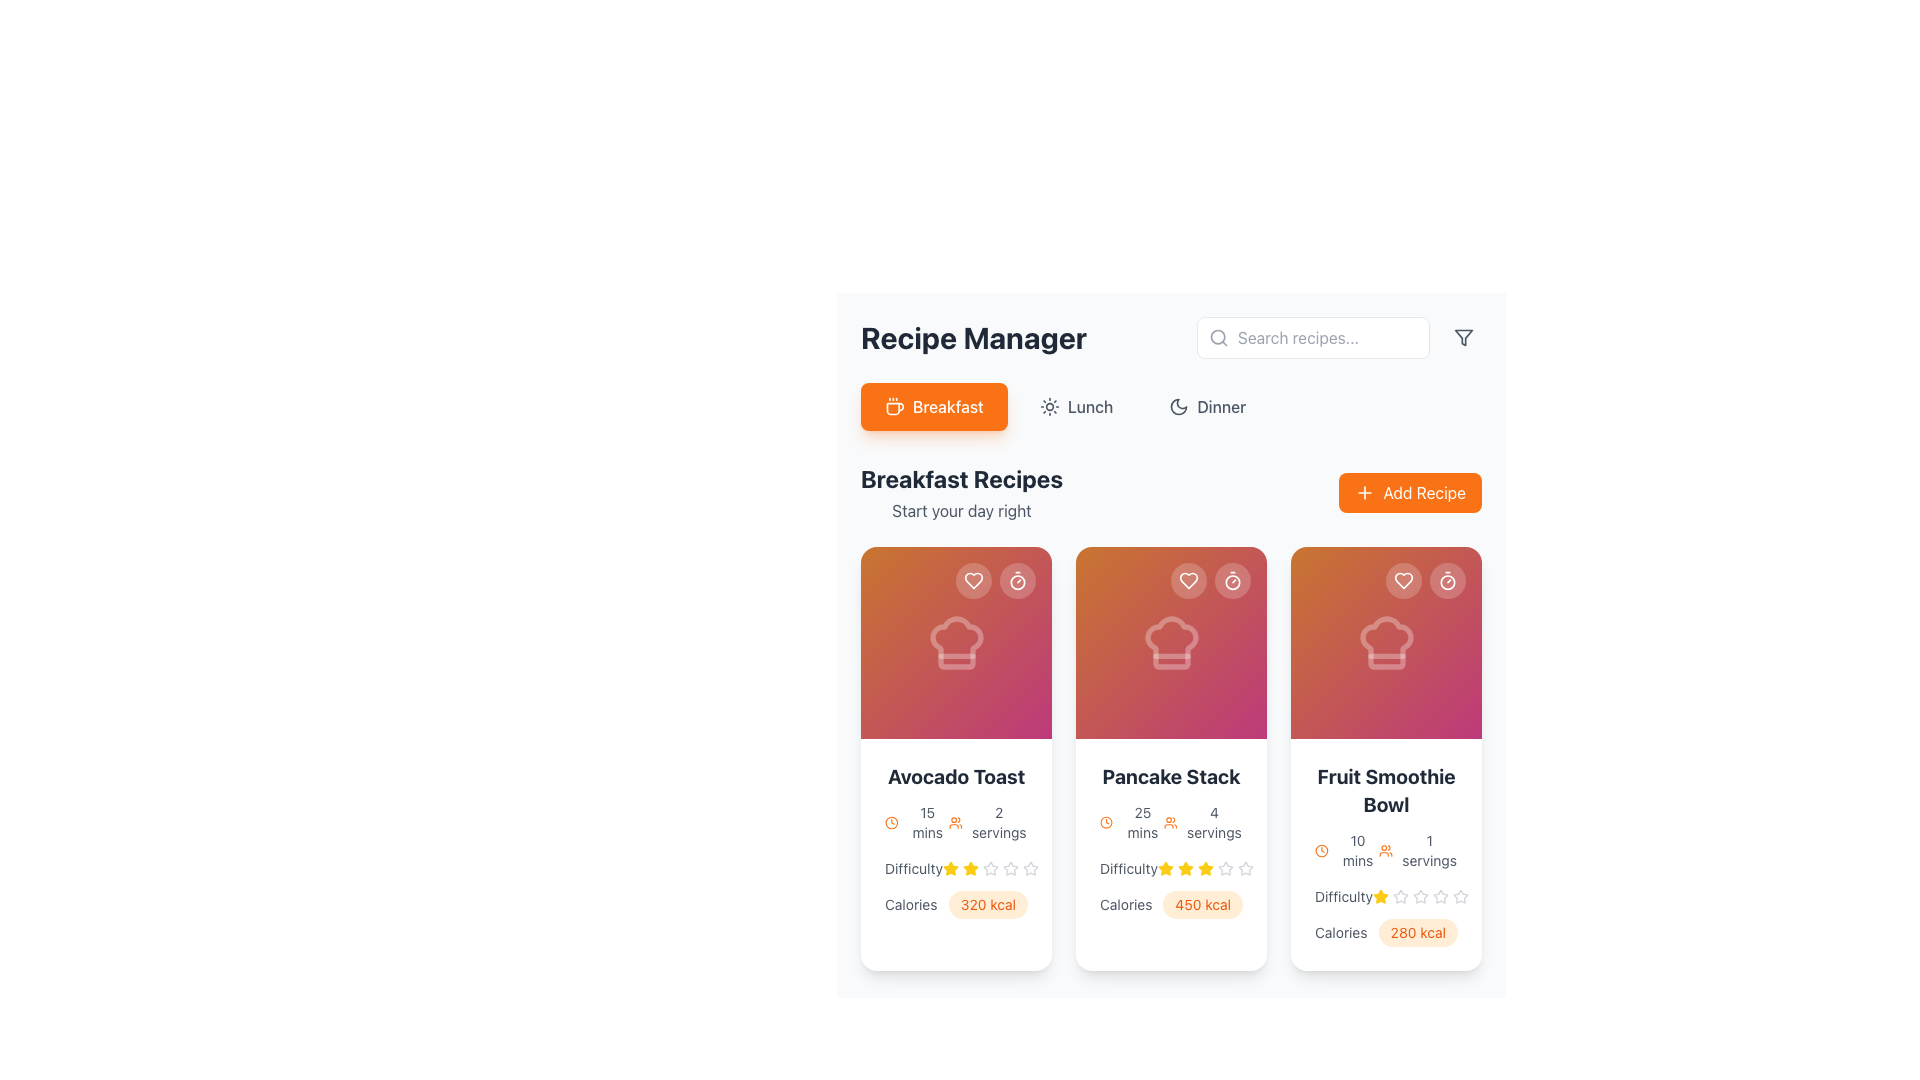 The height and width of the screenshot is (1080, 1920). I want to click on the fifth gray star icon in the rating system below the 'Difficulty' label of the 'Avocado Toast' card, so click(1010, 867).